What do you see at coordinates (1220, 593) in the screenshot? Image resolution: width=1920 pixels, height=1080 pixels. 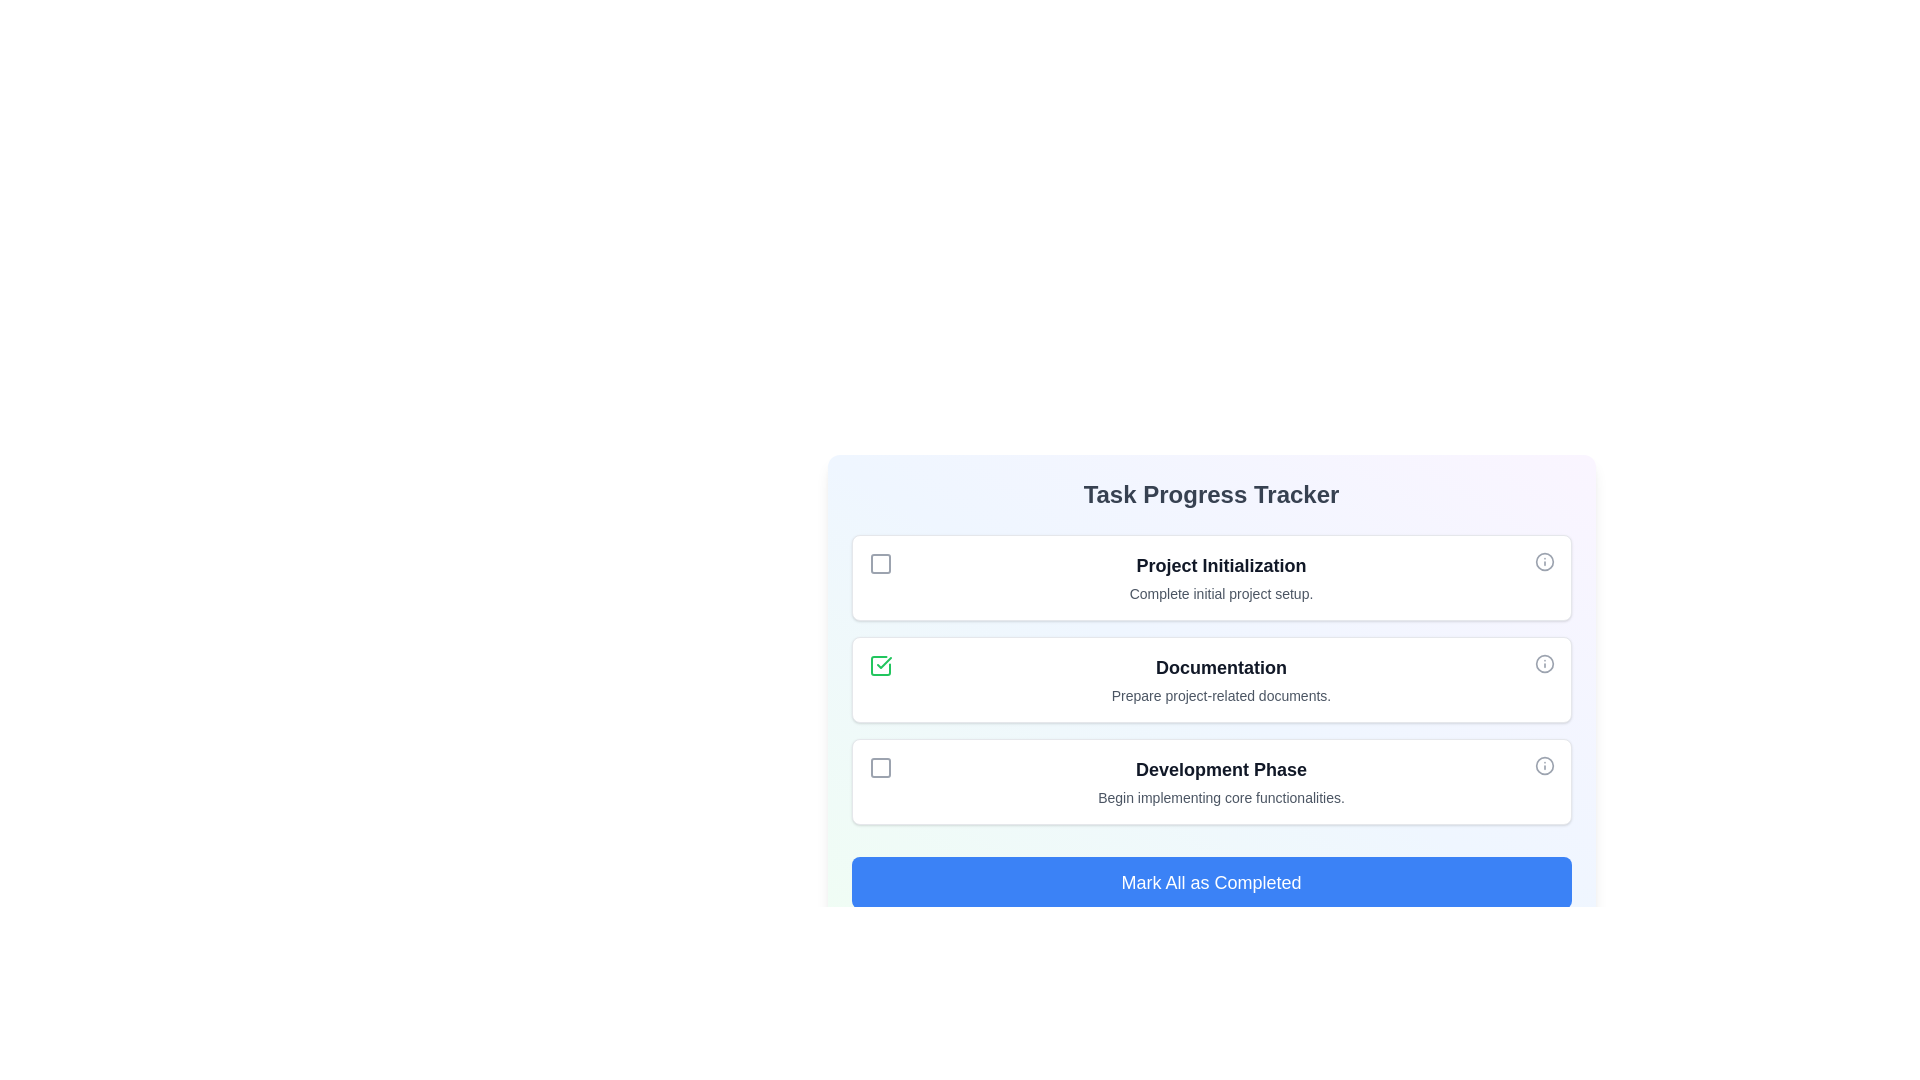 I see `text label that says 'Complete initial project setup.' located under the heading 'Project Initialization' in the first task card` at bounding box center [1220, 593].